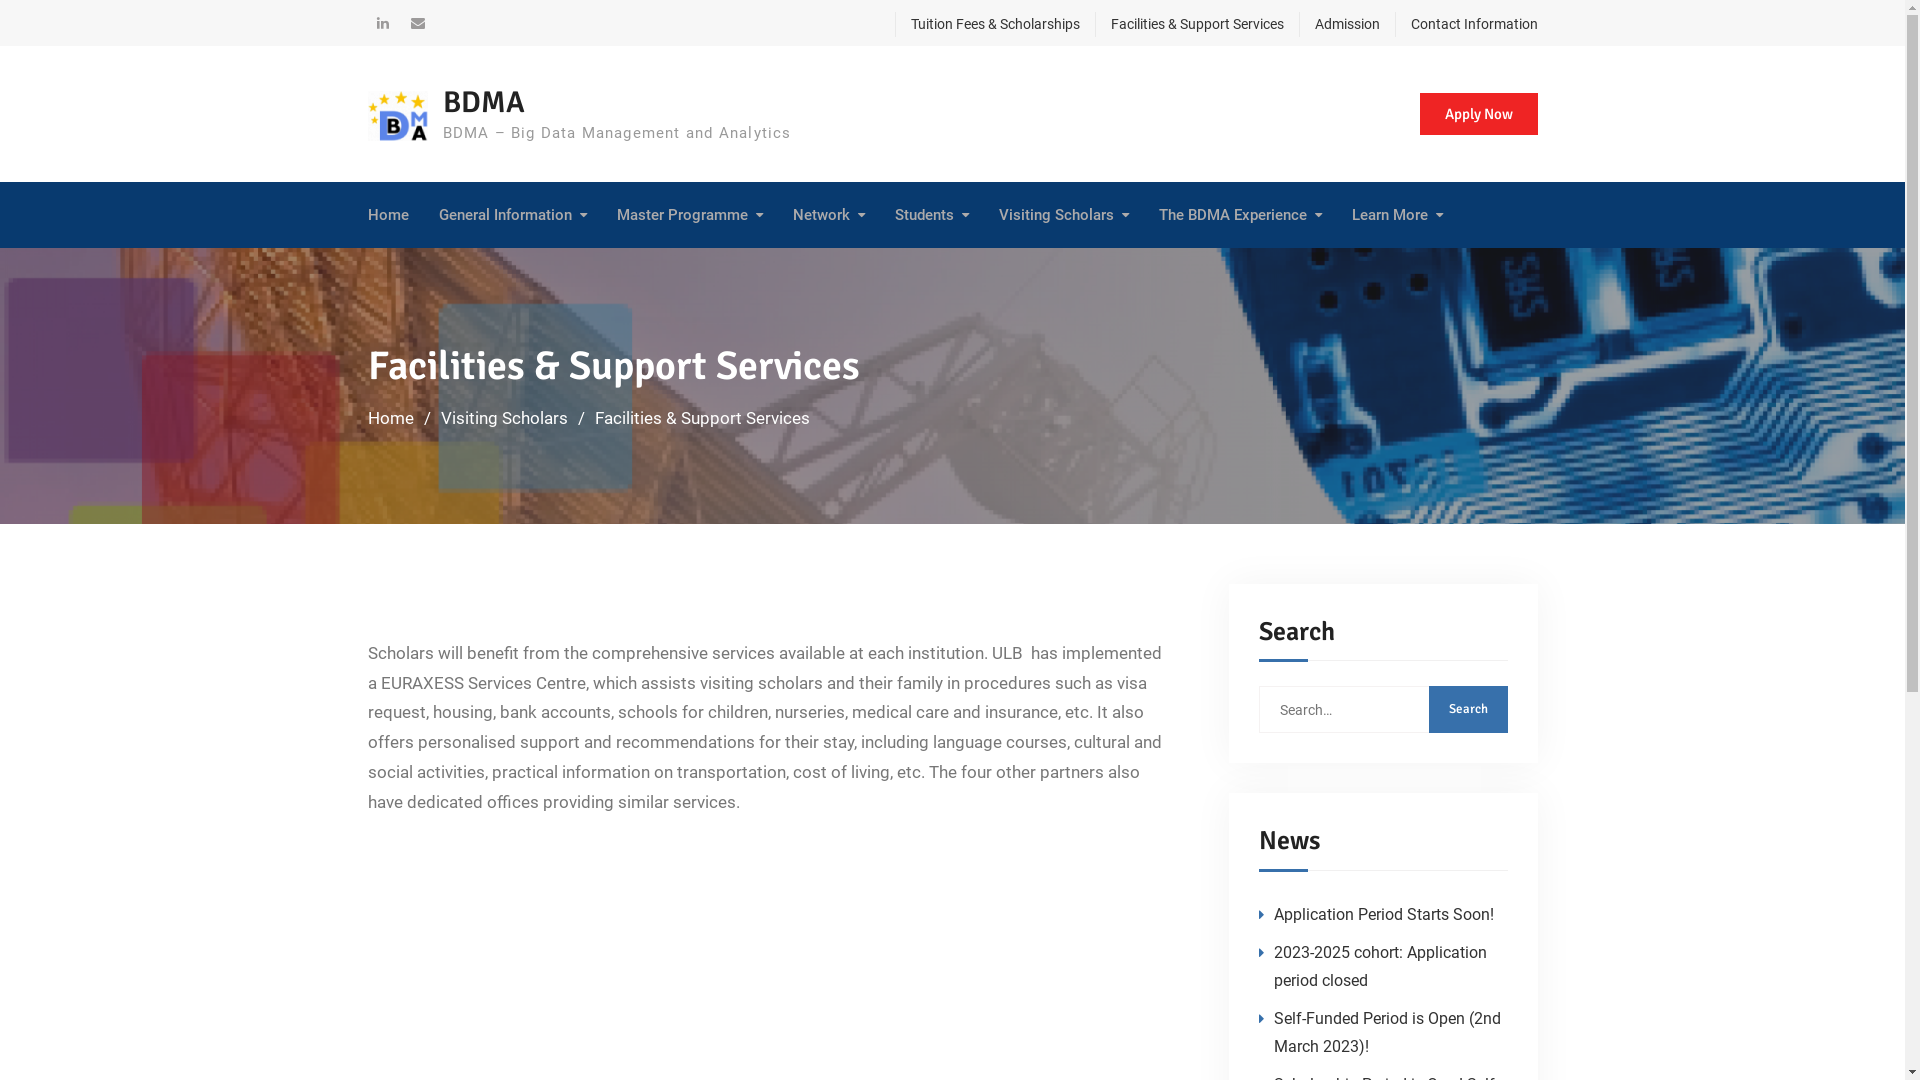 The image size is (1920, 1080). What do you see at coordinates (503, 416) in the screenshot?
I see `'Visiting Scholars'` at bounding box center [503, 416].